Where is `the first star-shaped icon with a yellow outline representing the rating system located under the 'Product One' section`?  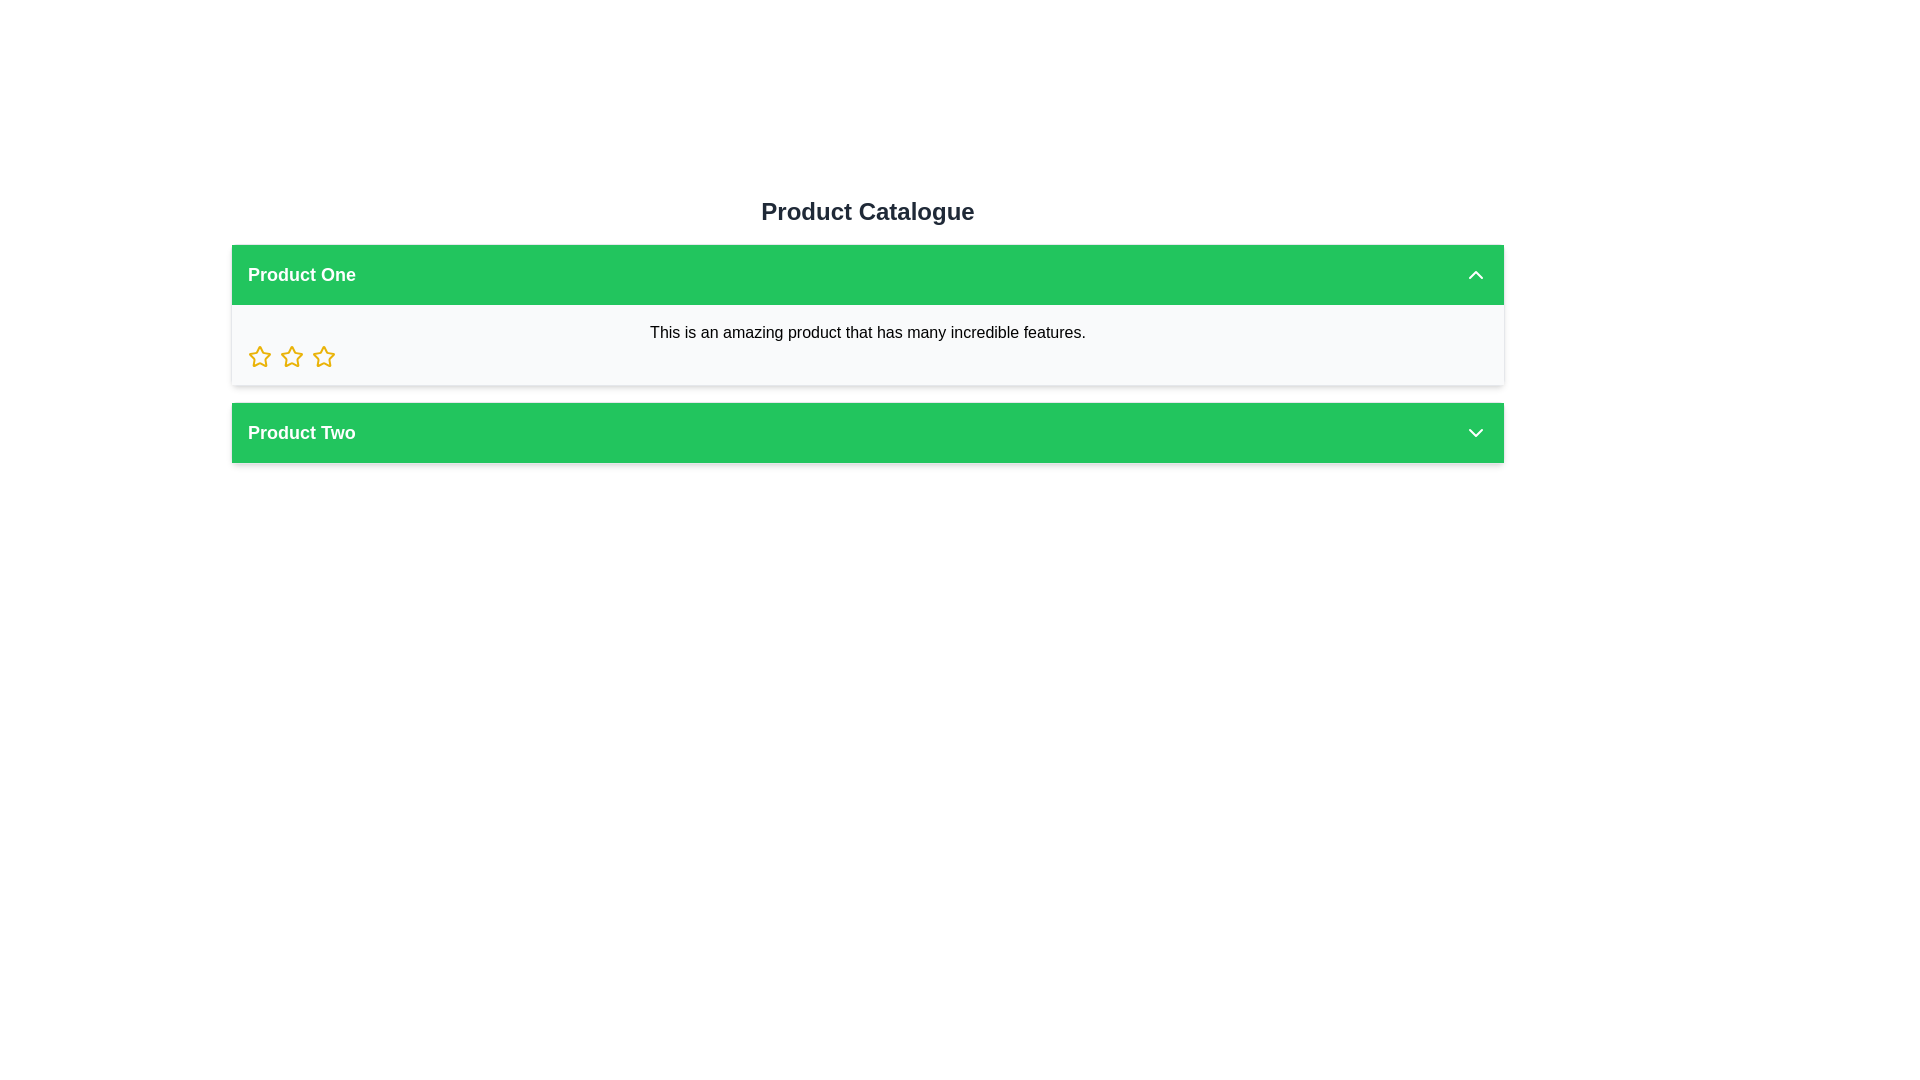 the first star-shaped icon with a yellow outline representing the rating system located under the 'Product One' section is located at coordinates (258, 356).